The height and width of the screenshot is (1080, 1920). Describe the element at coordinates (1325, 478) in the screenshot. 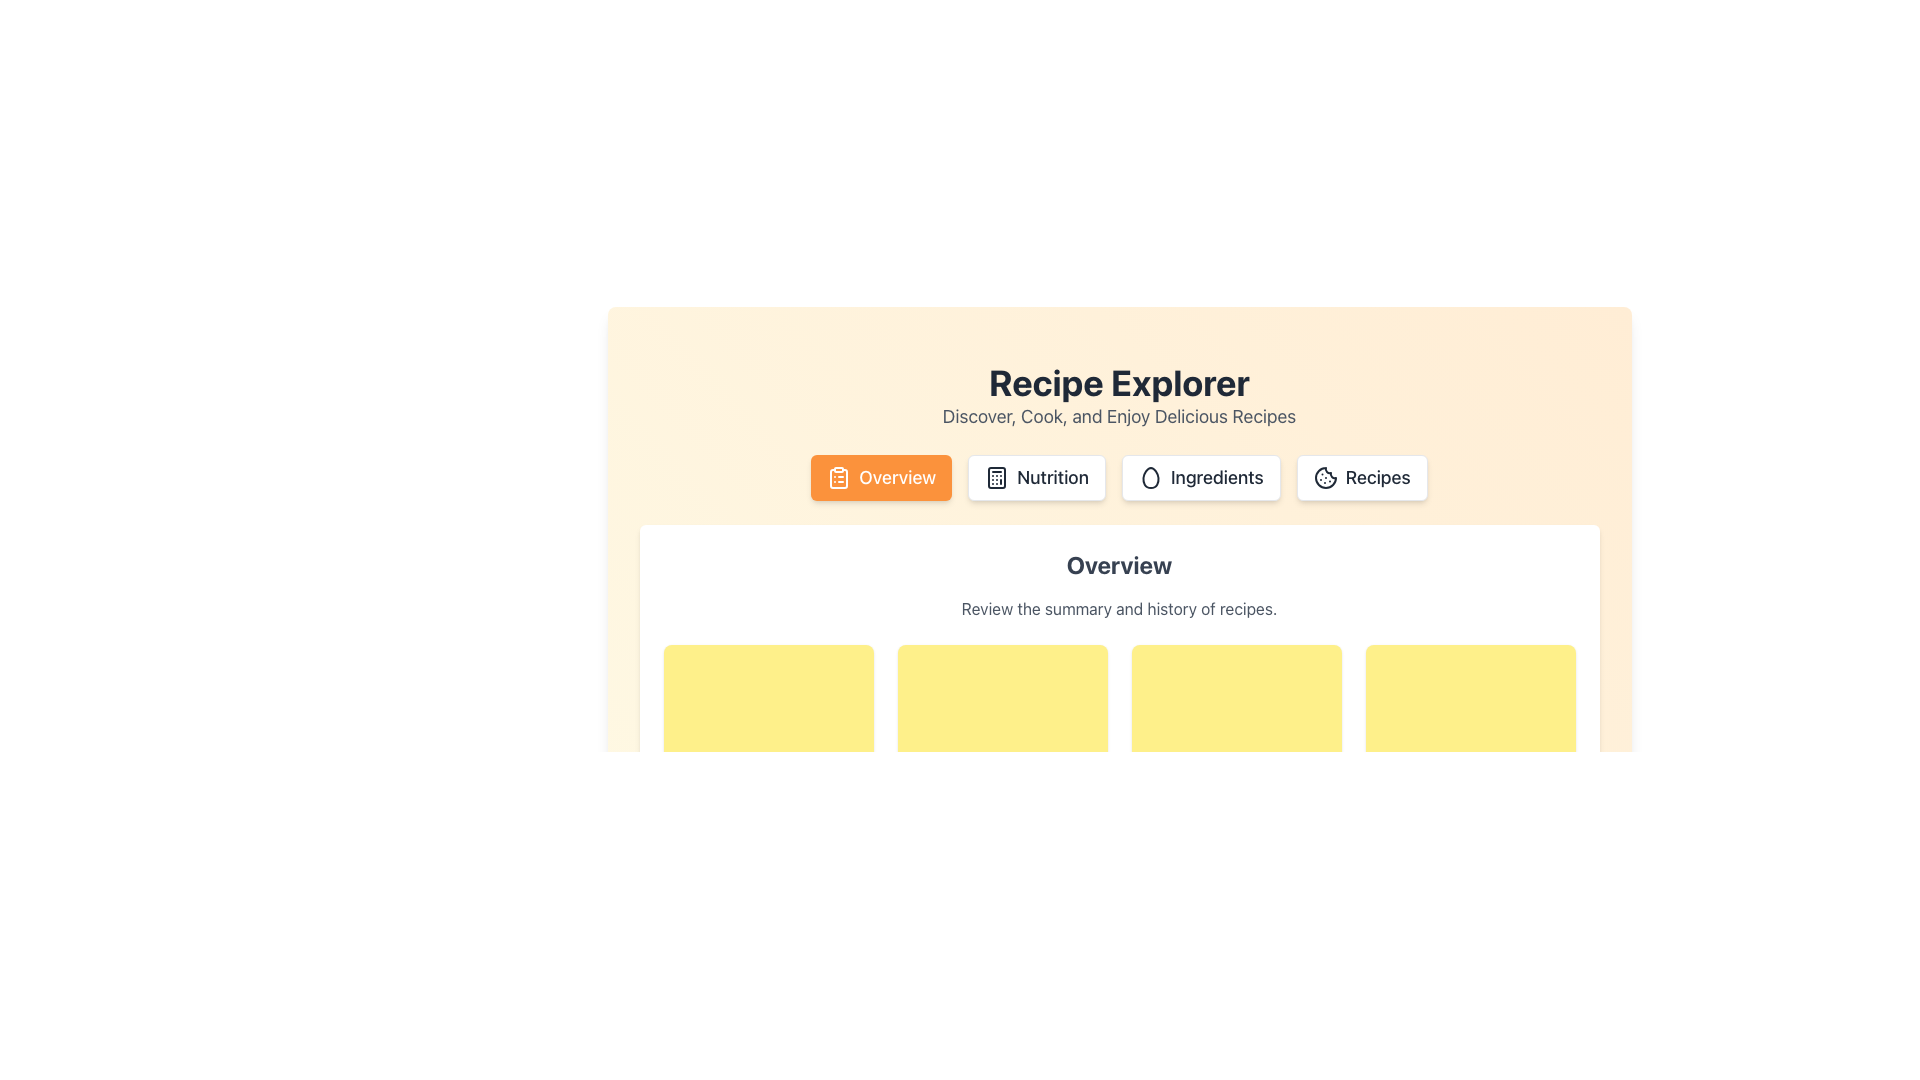

I see `the cookie icon within the 'Recipes' button in the top navigation area` at that location.